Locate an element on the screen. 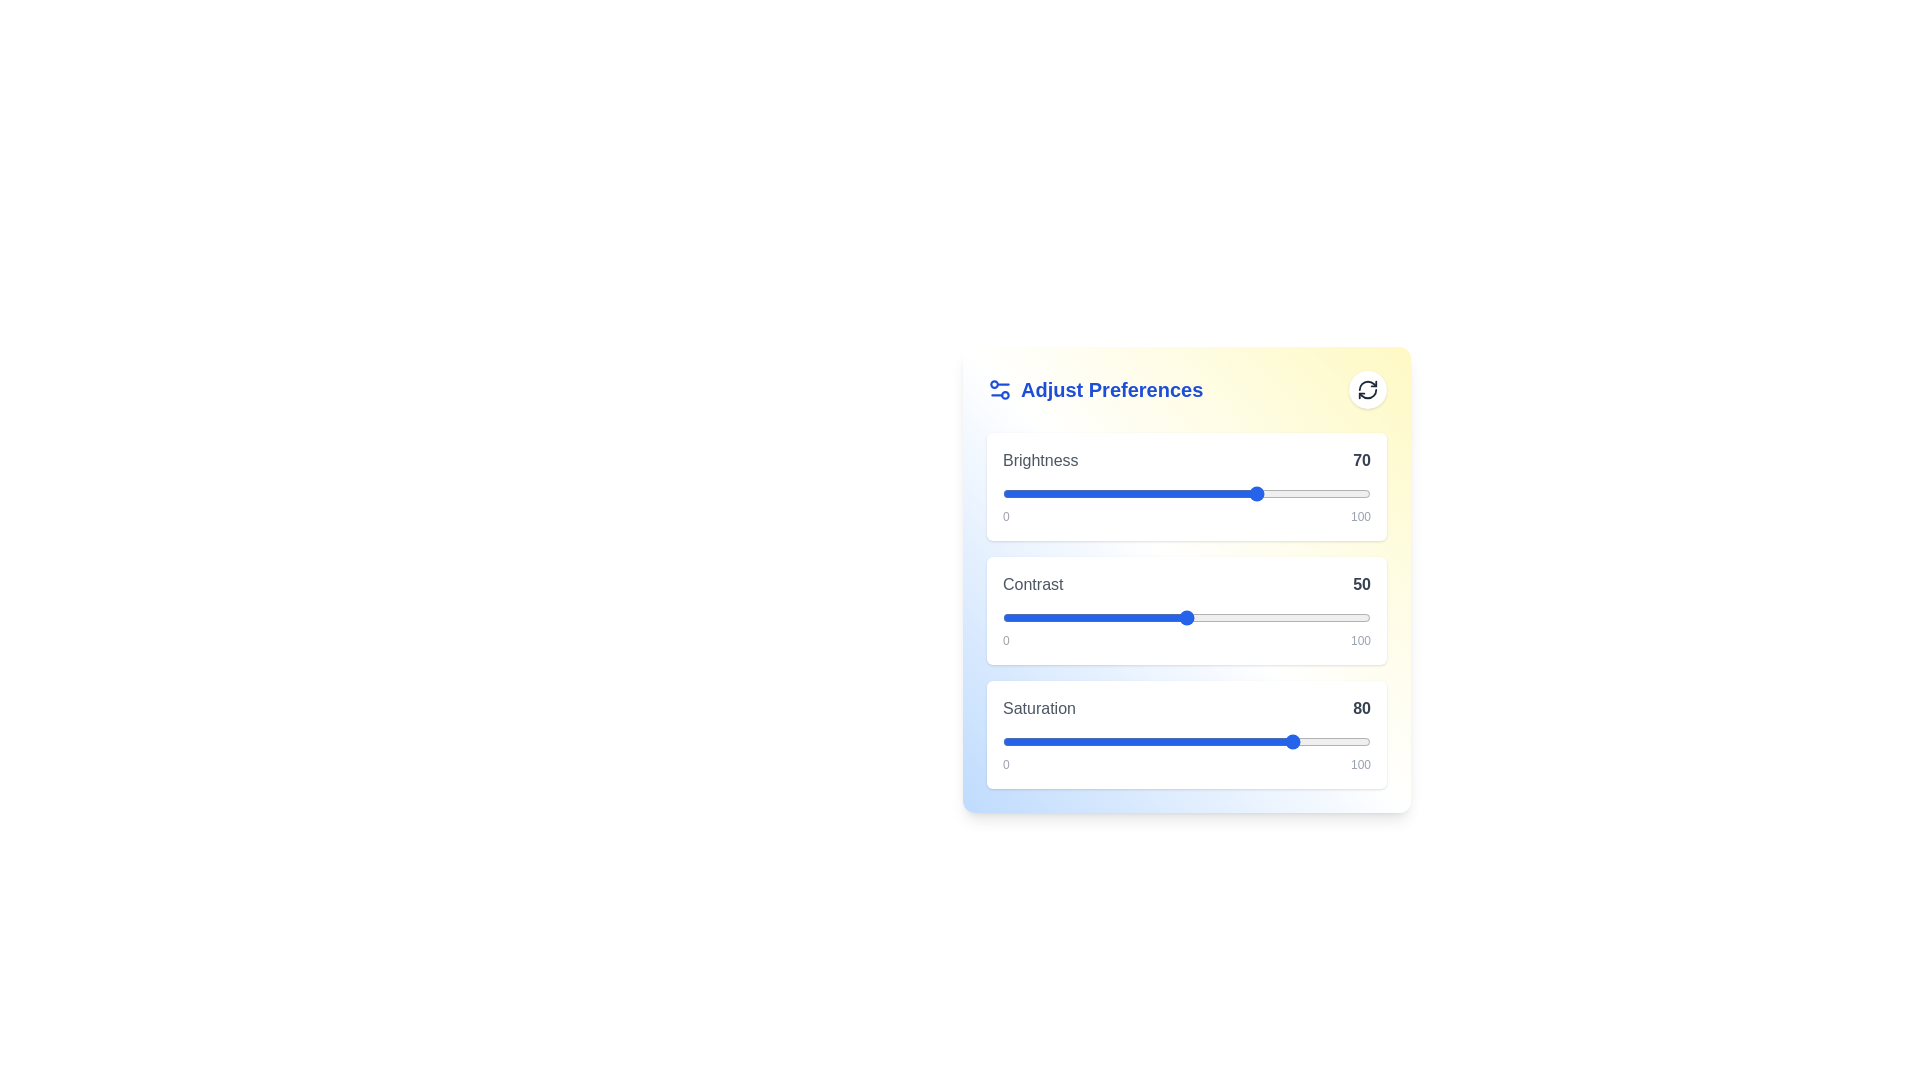 This screenshot has height=1080, width=1920. displayed title from the Header element, which serves as a title and navigation header for managing settings, located at the top of the card-like component is located at coordinates (1186, 389).